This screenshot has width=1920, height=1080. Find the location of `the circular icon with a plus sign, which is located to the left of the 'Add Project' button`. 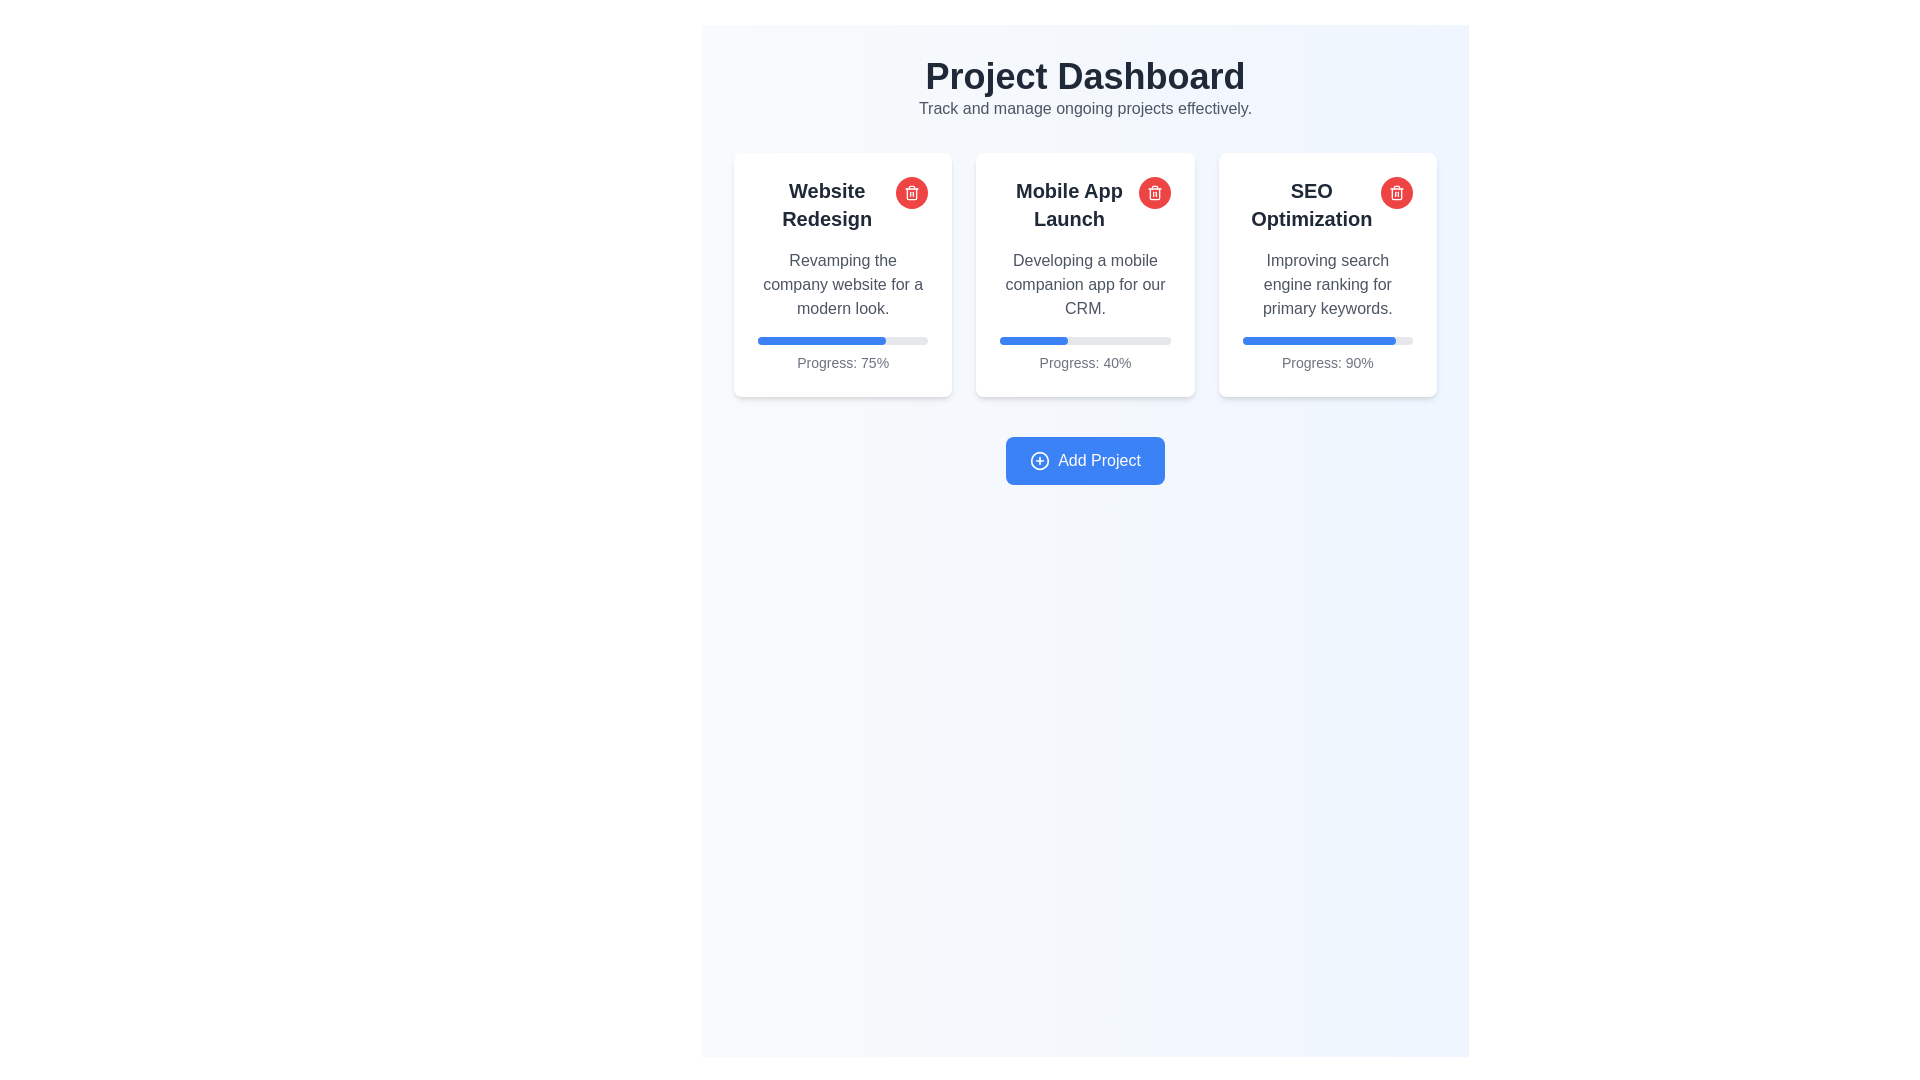

the circular icon with a plus sign, which is located to the left of the 'Add Project' button is located at coordinates (1040, 461).